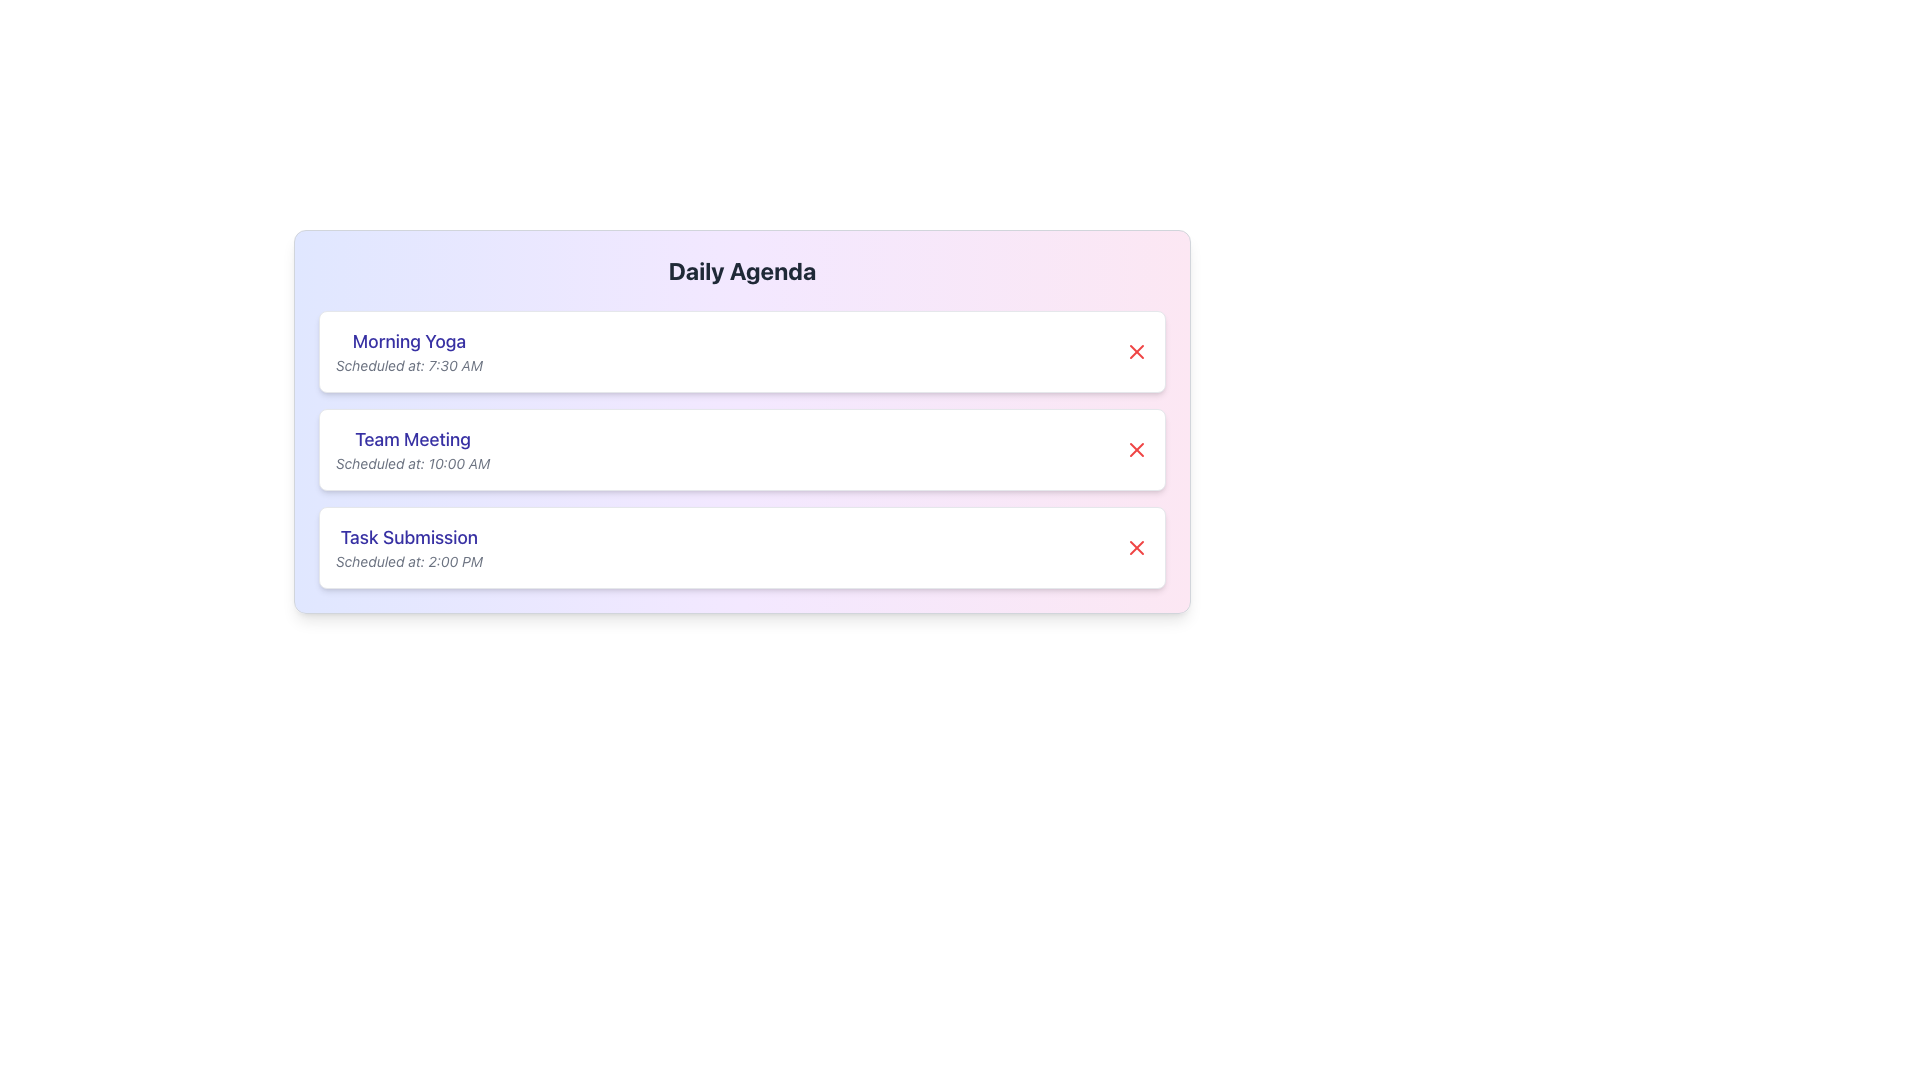  Describe the element at coordinates (412, 463) in the screenshot. I see `the Text Label that displays 'Scheduled at: 10:00 AM', which is positioned below the 'Team Meeting' text in the agenda list` at that location.